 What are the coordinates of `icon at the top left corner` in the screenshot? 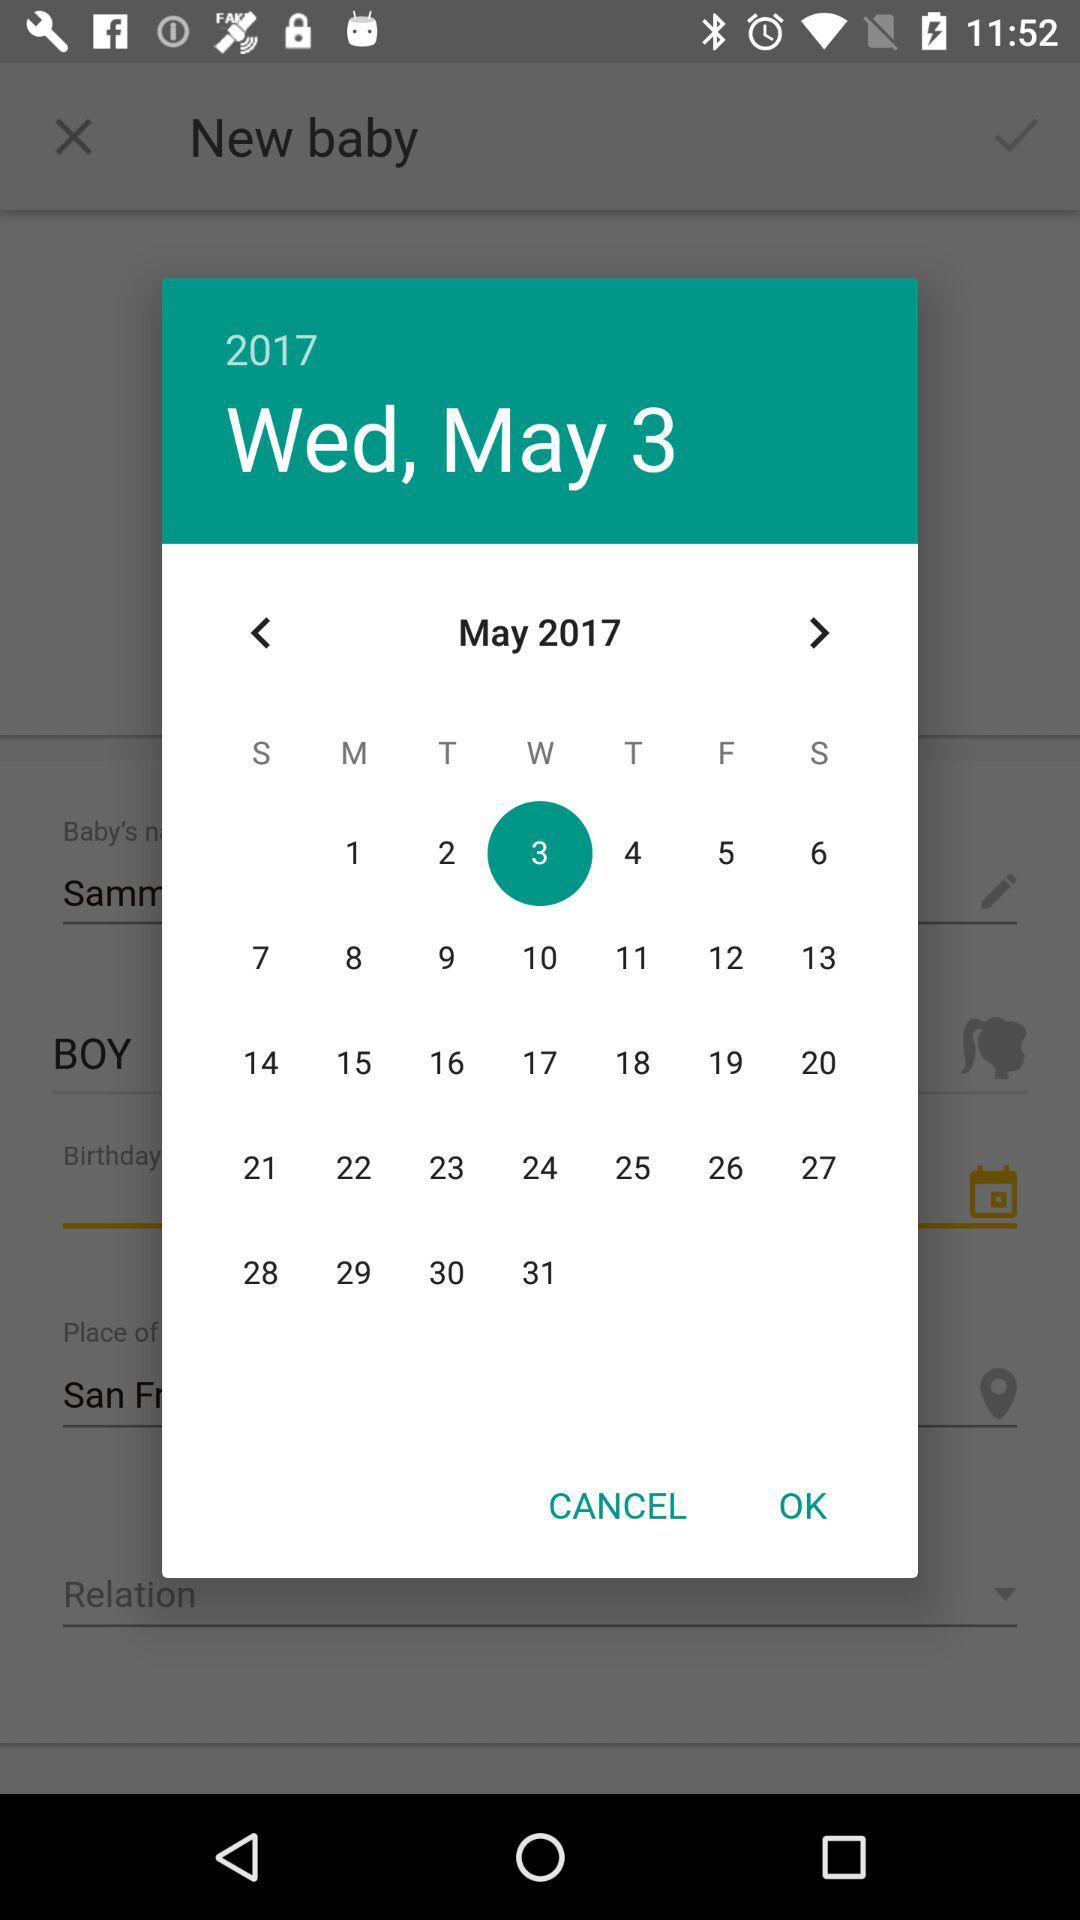 It's located at (260, 632).